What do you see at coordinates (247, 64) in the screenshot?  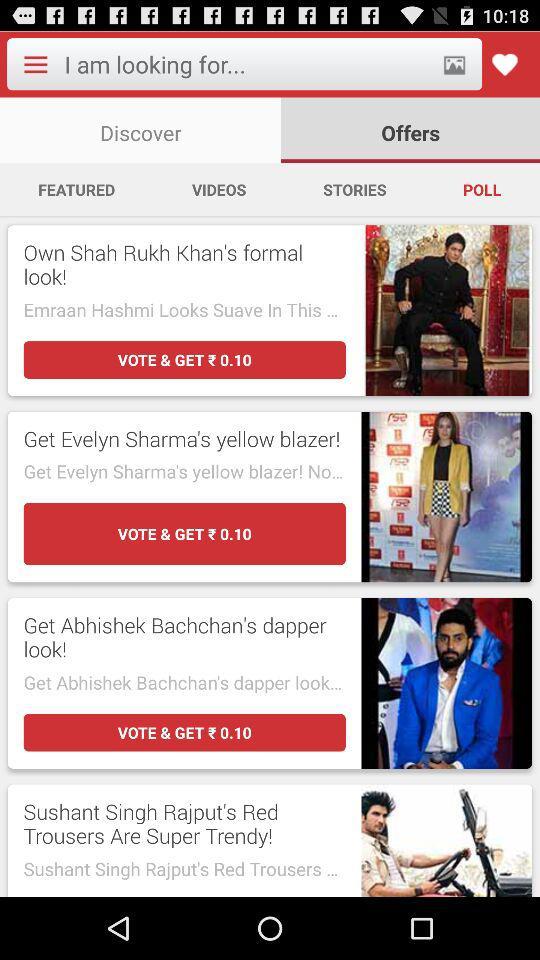 I see `type for search` at bounding box center [247, 64].